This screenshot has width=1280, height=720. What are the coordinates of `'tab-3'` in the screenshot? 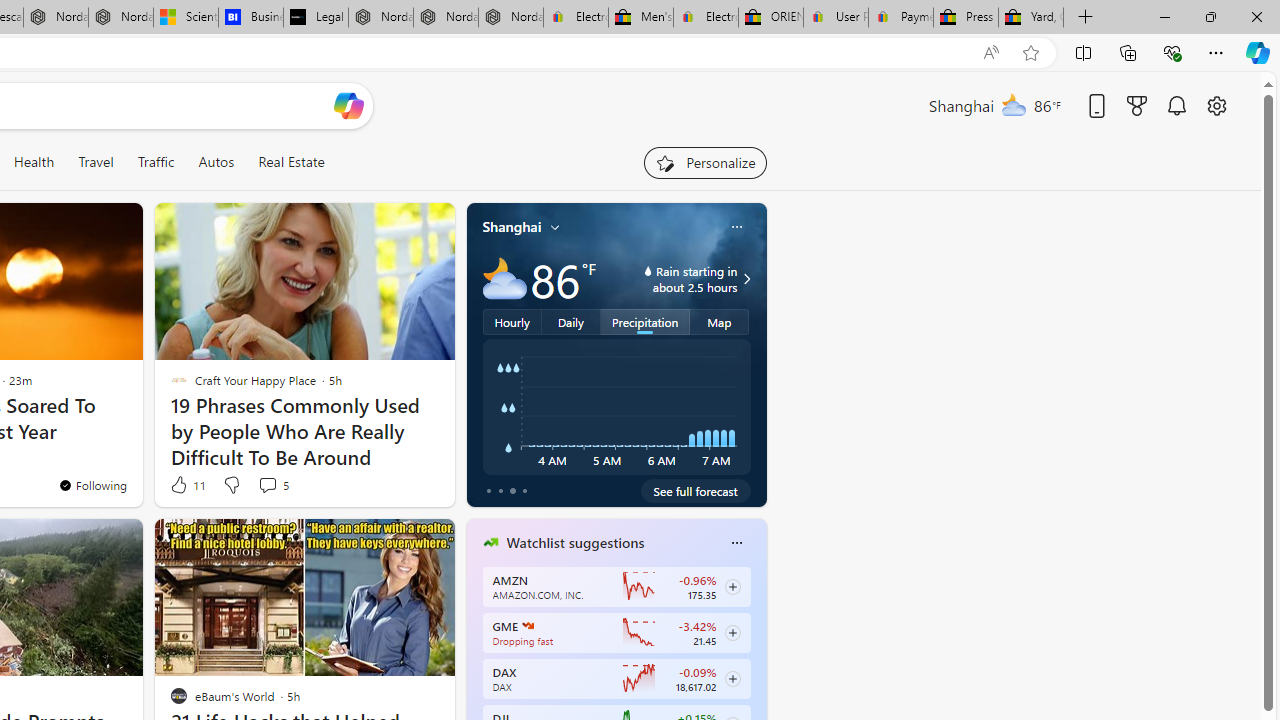 It's located at (524, 491).